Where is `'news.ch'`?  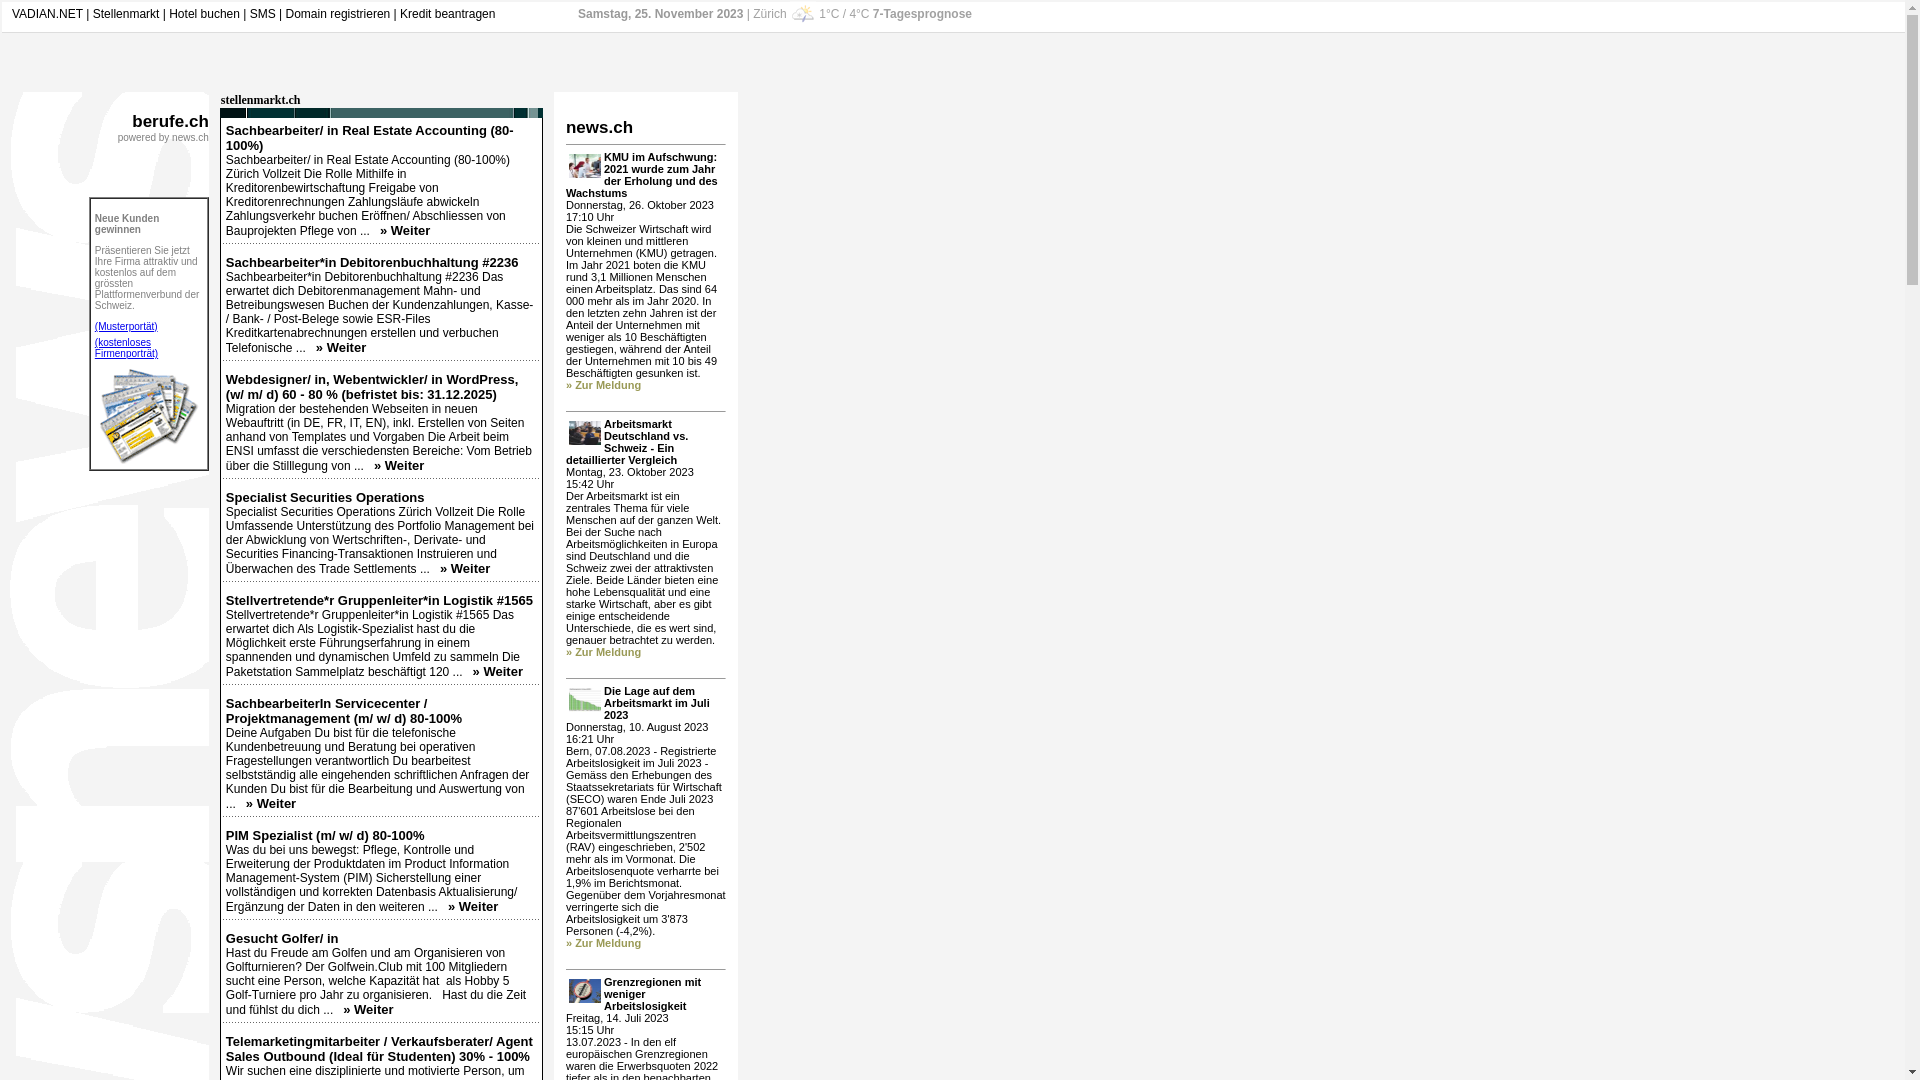
'news.ch' is located at coordinates (598, 127).